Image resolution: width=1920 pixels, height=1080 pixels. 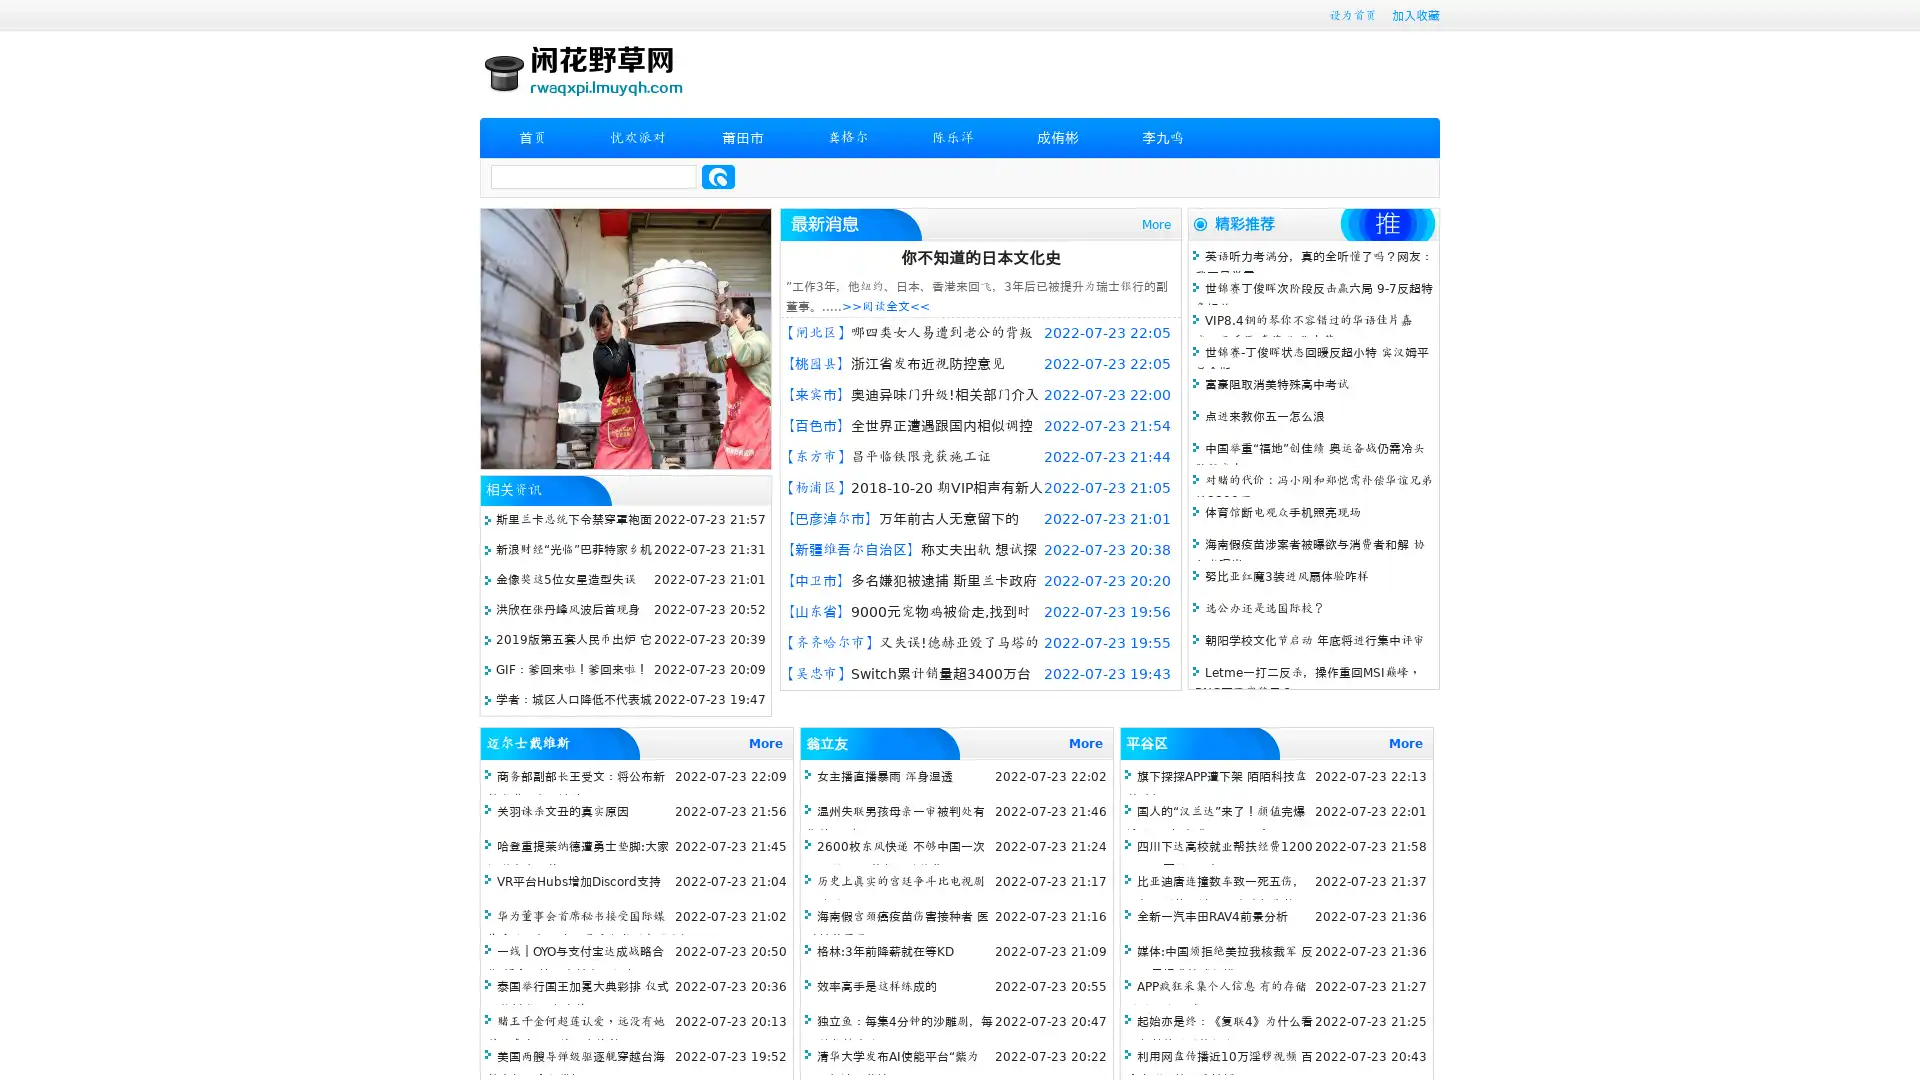 What do you see at coordinates (718, 176) in the screenshot?
I see `Search` at bounding box center [718, 176].